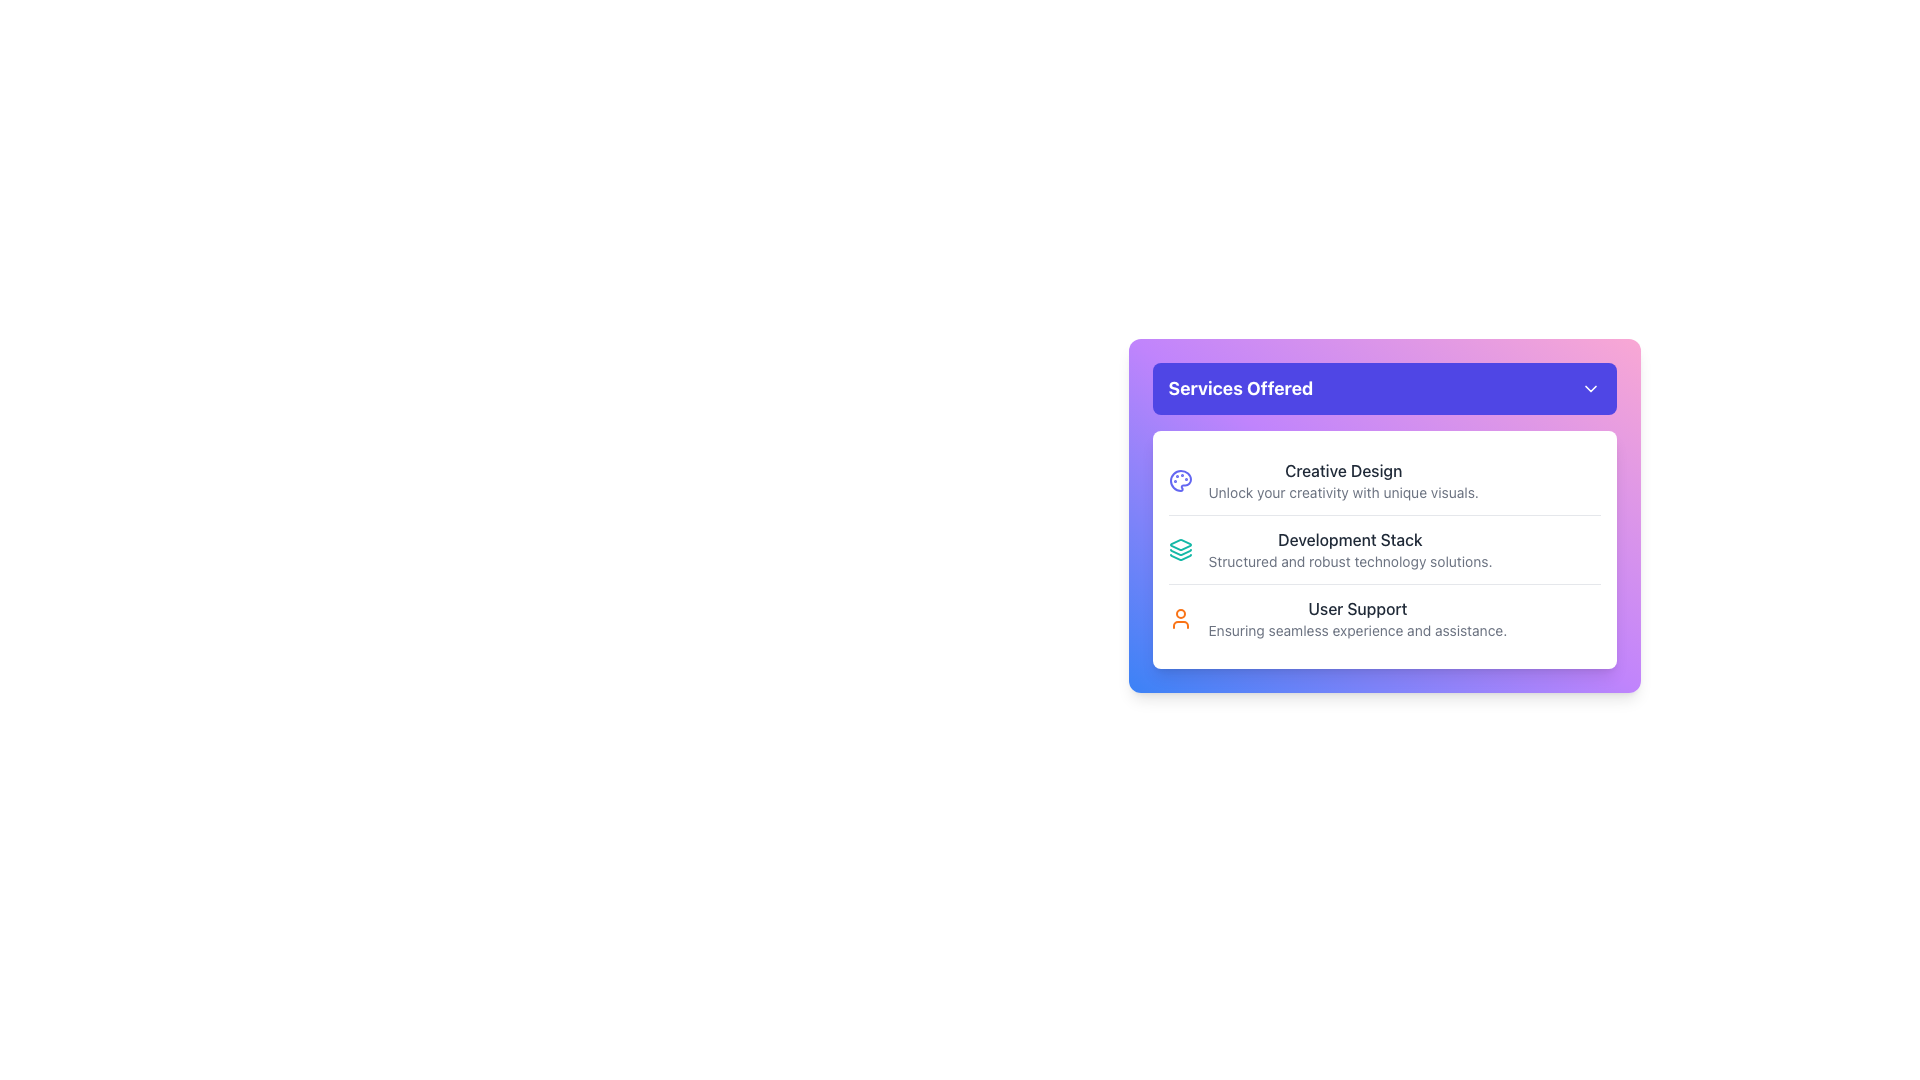  Describe the element at coordinates (1383, 481) in the screenshot. I see `the first item in the Informational card section, which features a purple palette icon and the title 'Creative Design'` at that location.